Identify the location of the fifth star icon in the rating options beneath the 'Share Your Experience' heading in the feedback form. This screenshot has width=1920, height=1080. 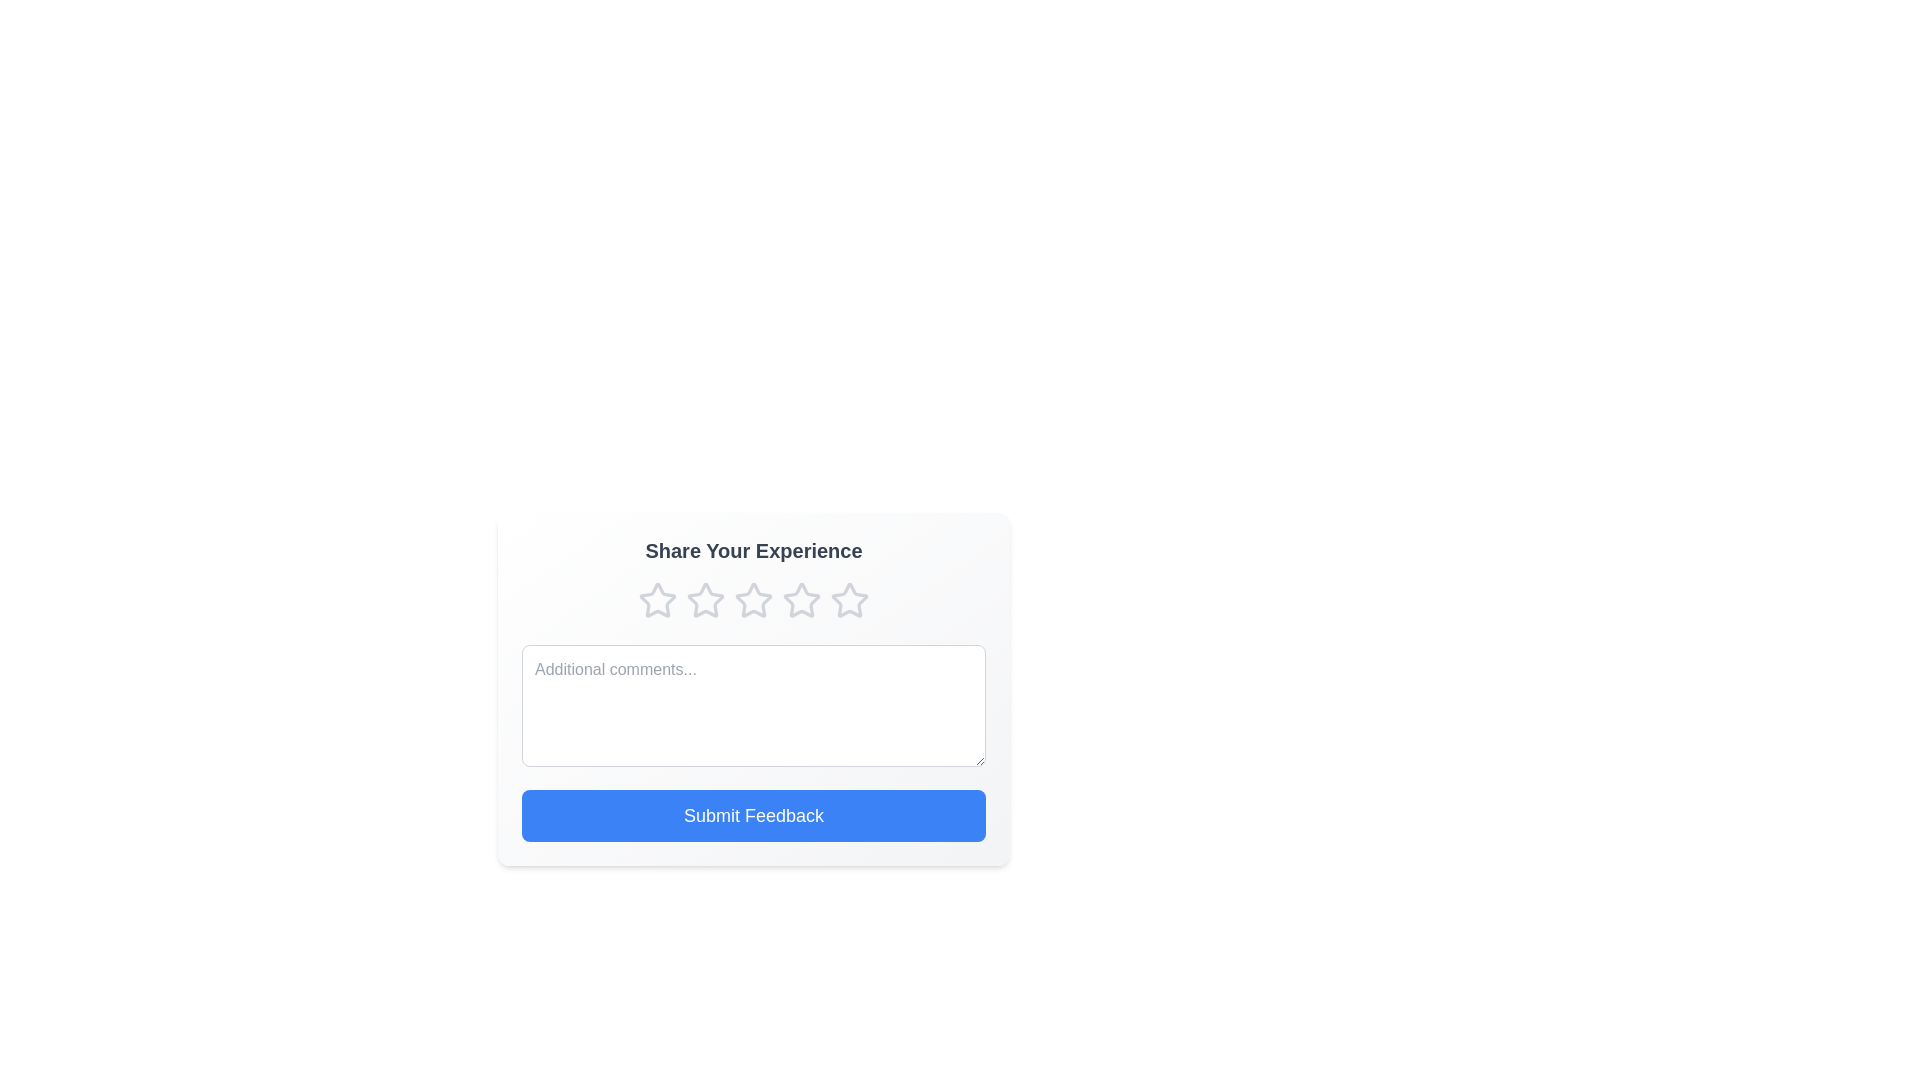
(849, 599).